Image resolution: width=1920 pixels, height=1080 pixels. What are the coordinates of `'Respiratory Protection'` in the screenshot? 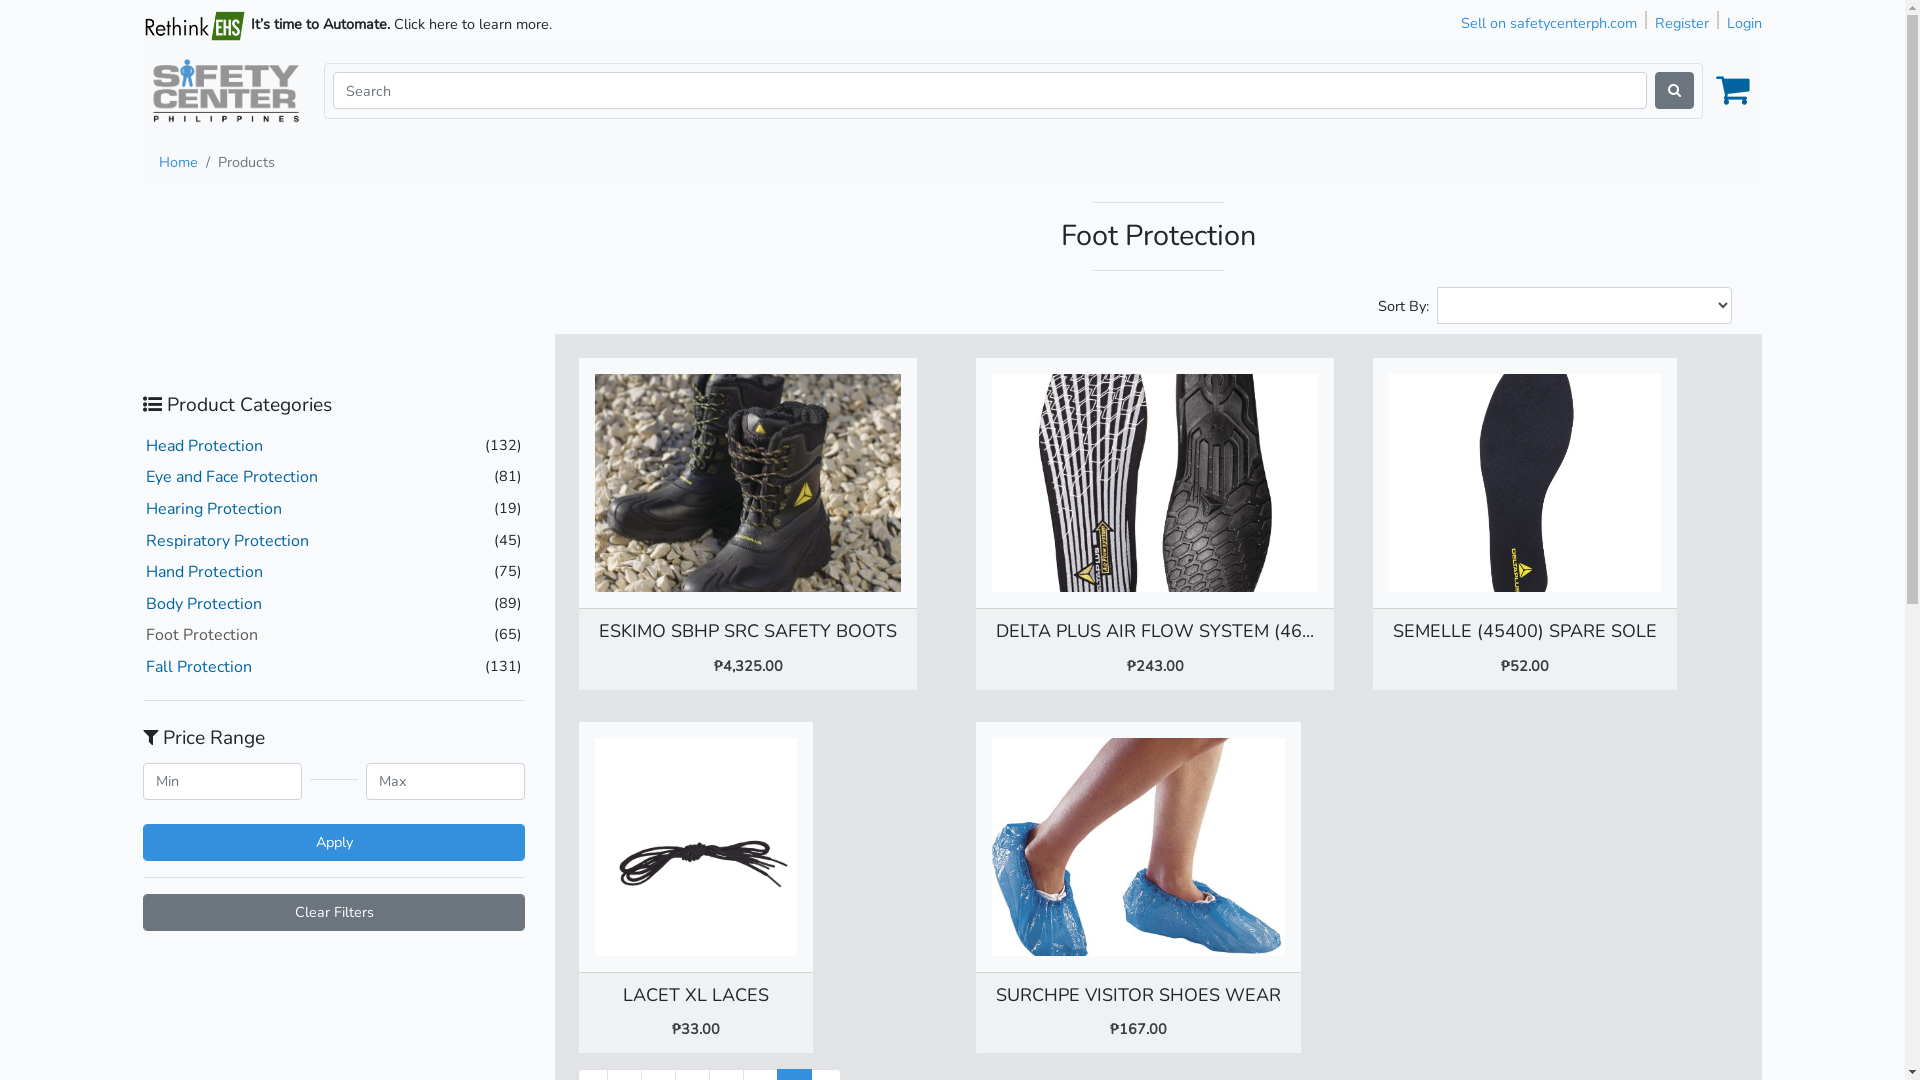 It's located at (227, 540).